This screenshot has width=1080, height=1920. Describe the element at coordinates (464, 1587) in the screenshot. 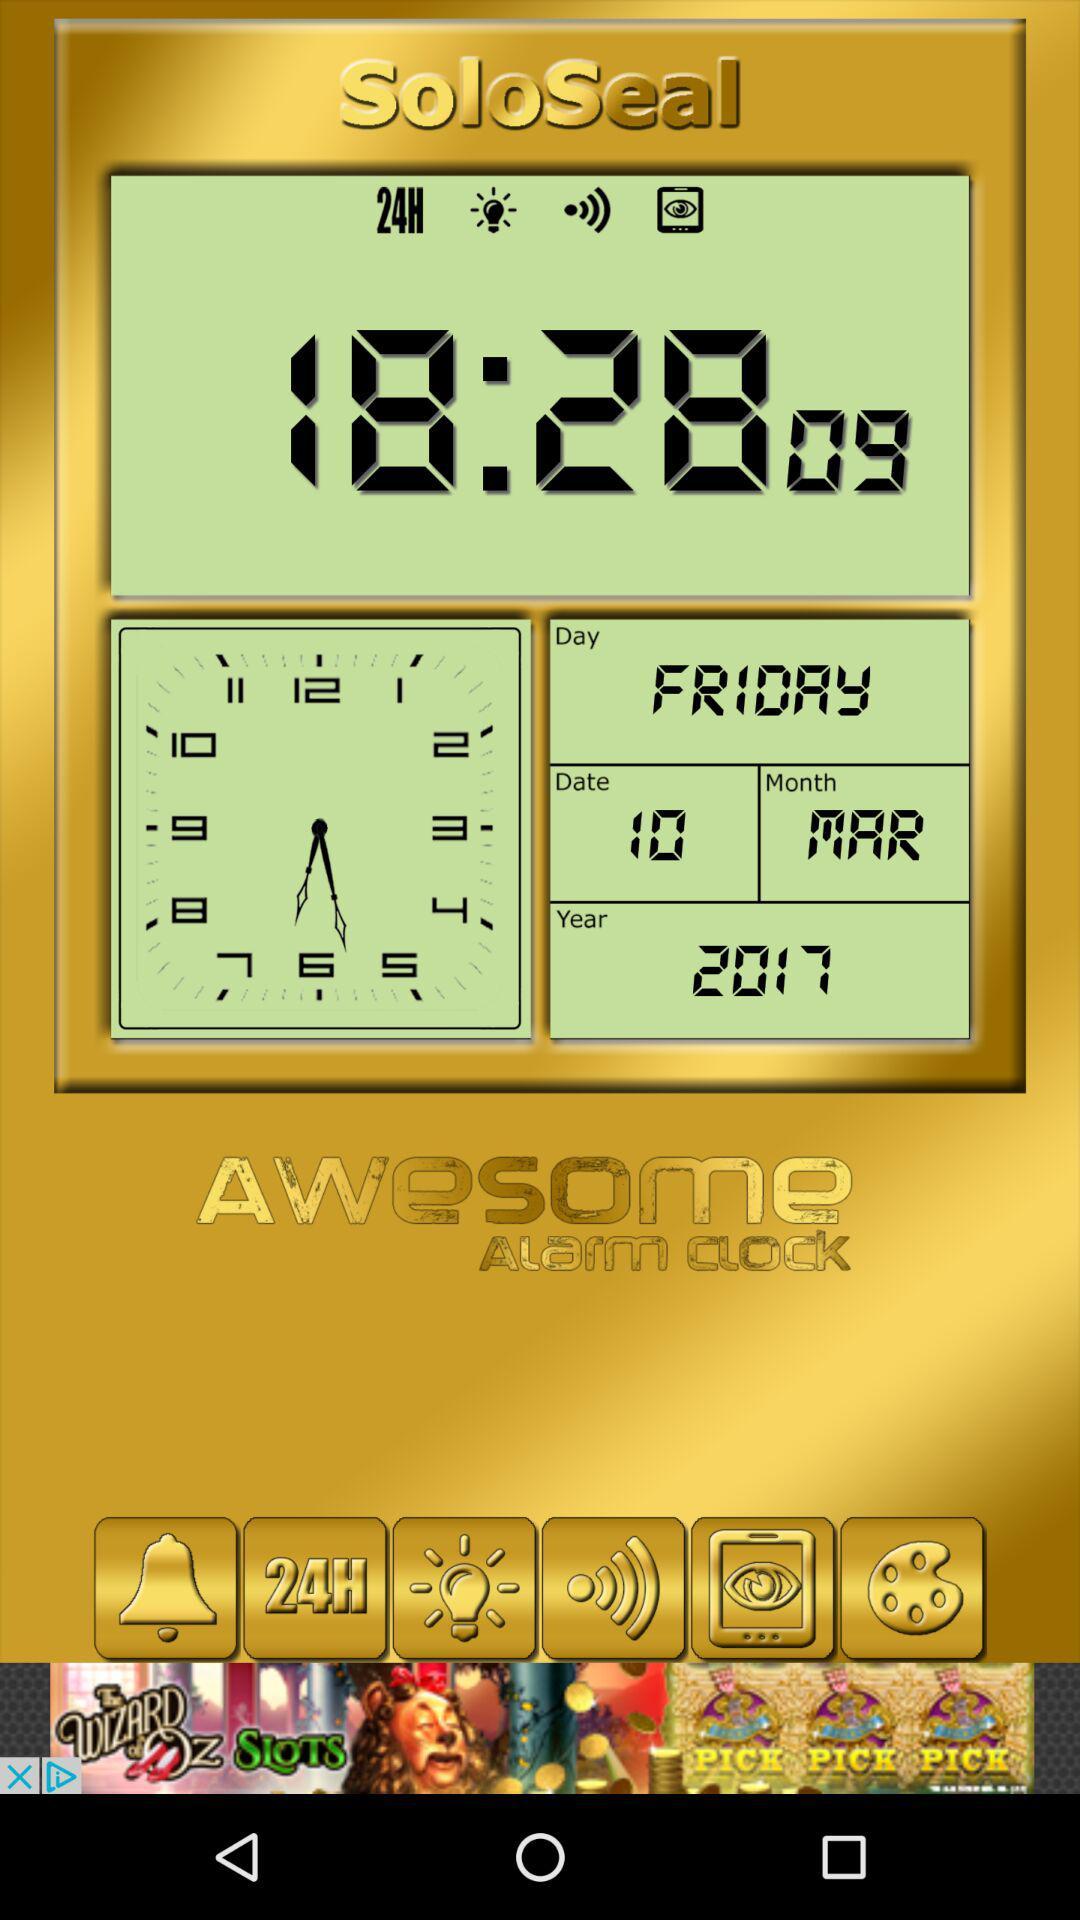

I see `the bright option` at that location.